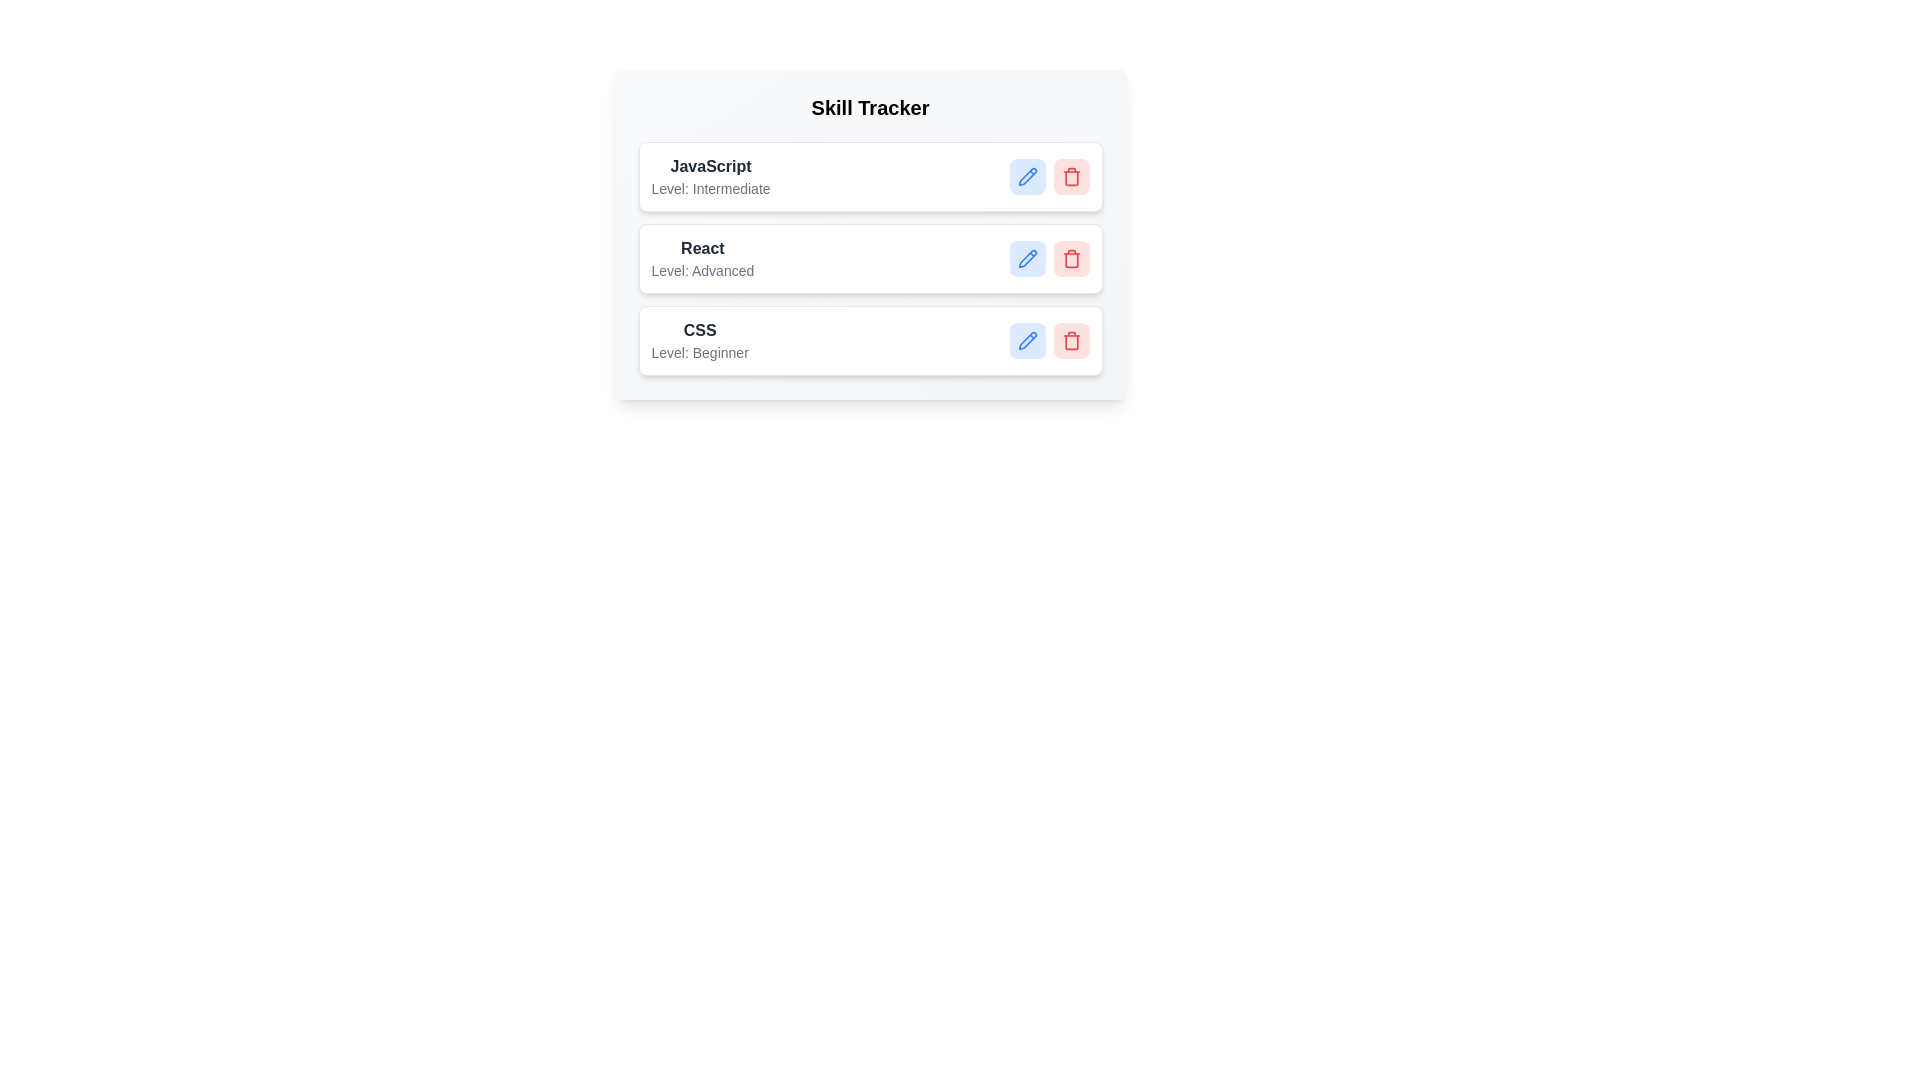 Image resolution: width=1920 pixels, height=1080 pixels. I want to click on the text of a skill name JavaScript, so click(710, 165).